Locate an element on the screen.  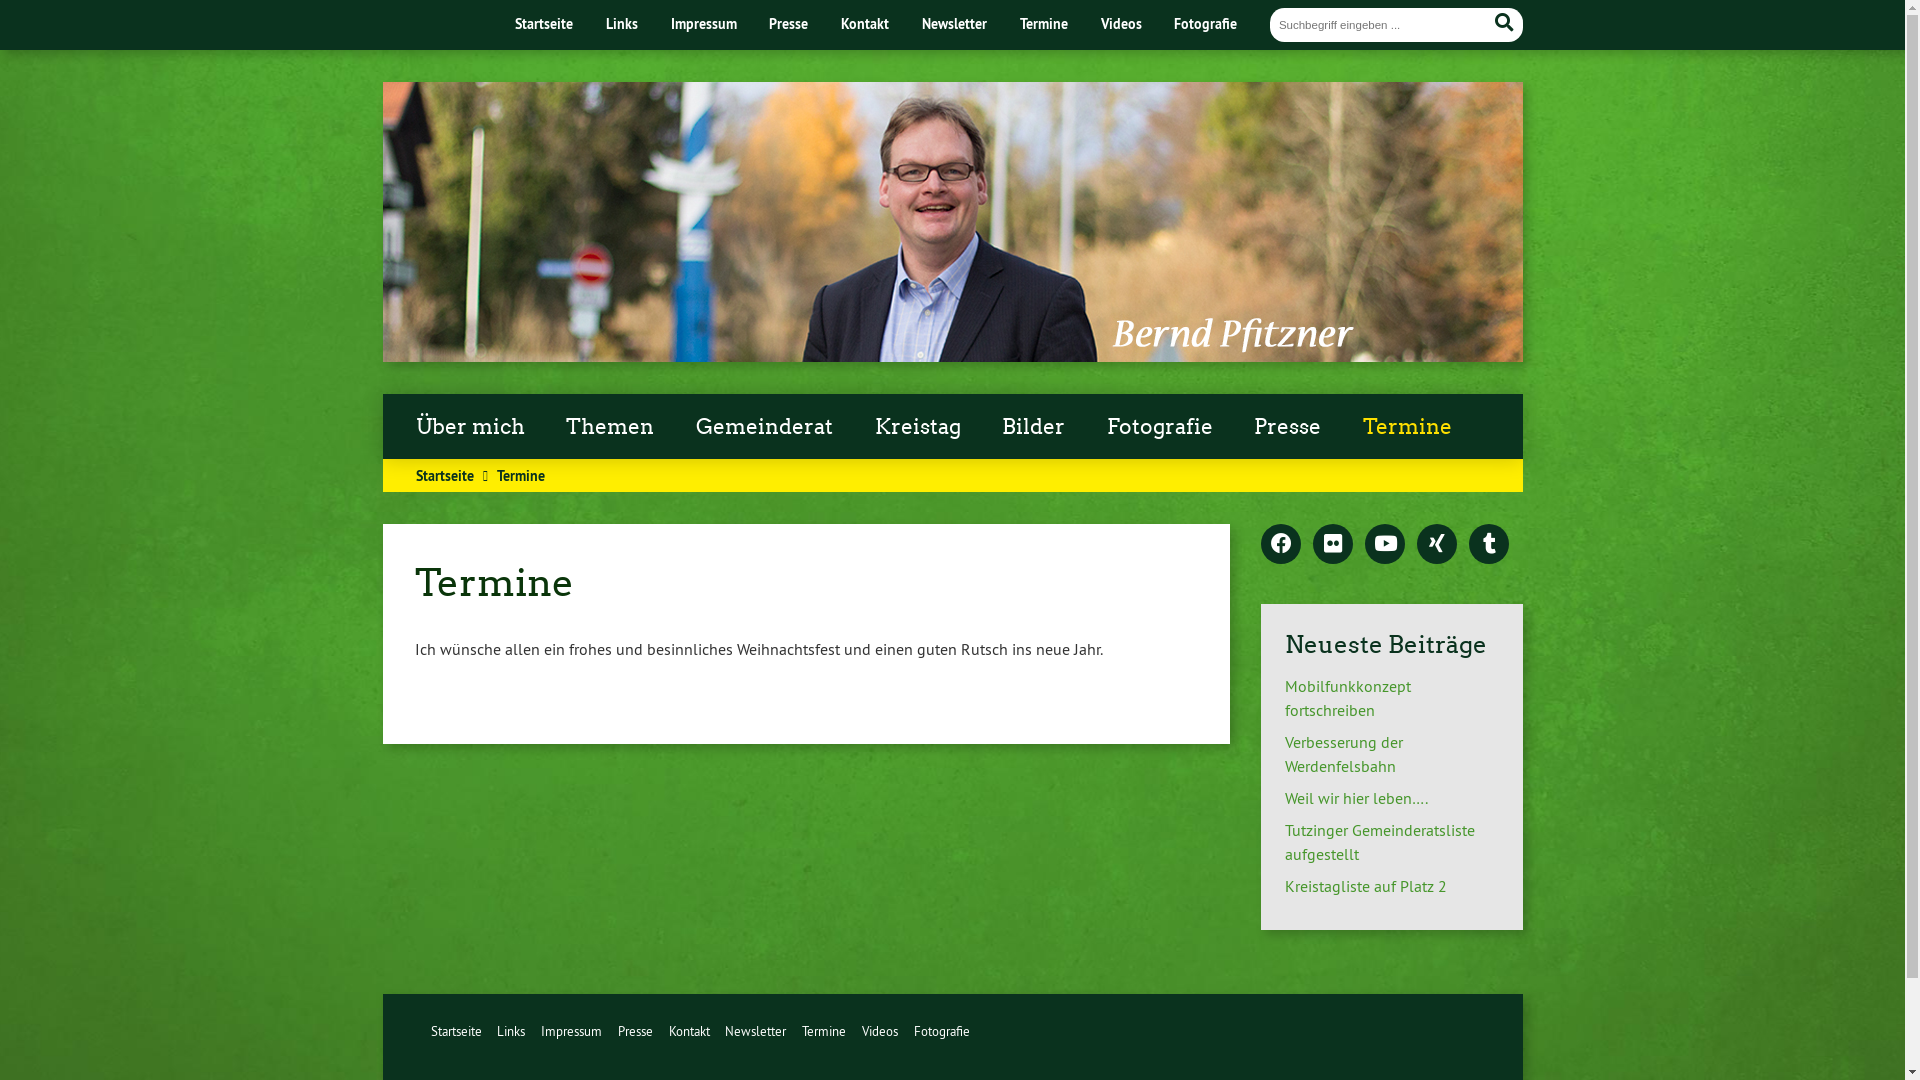
'Tumblr' is located at coordinates (1468, 544).